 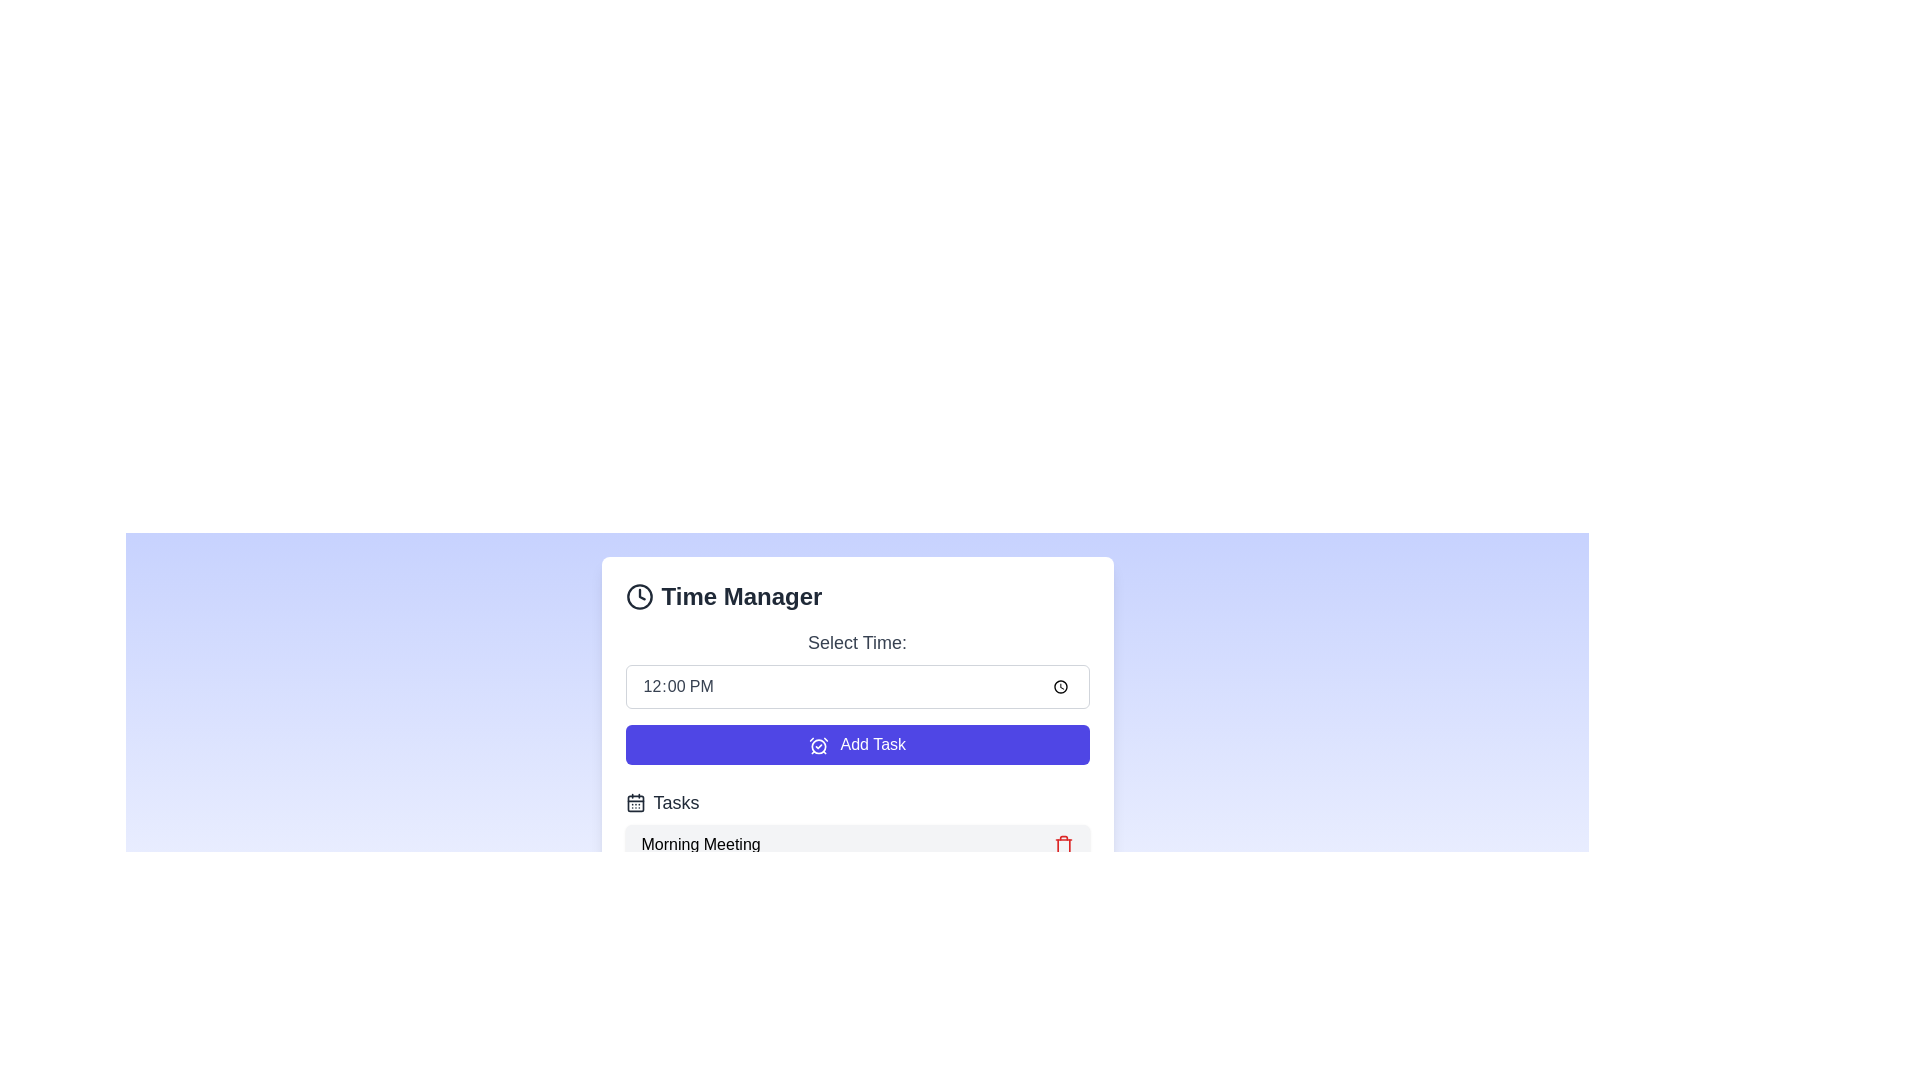 What do you see at coordinates (1062, 844) in the screenshot?
I see `the red trash can icon button located to the far right of the 'Morning Meeting' task item to initiate deletion` at bounding box center [1062, 844].